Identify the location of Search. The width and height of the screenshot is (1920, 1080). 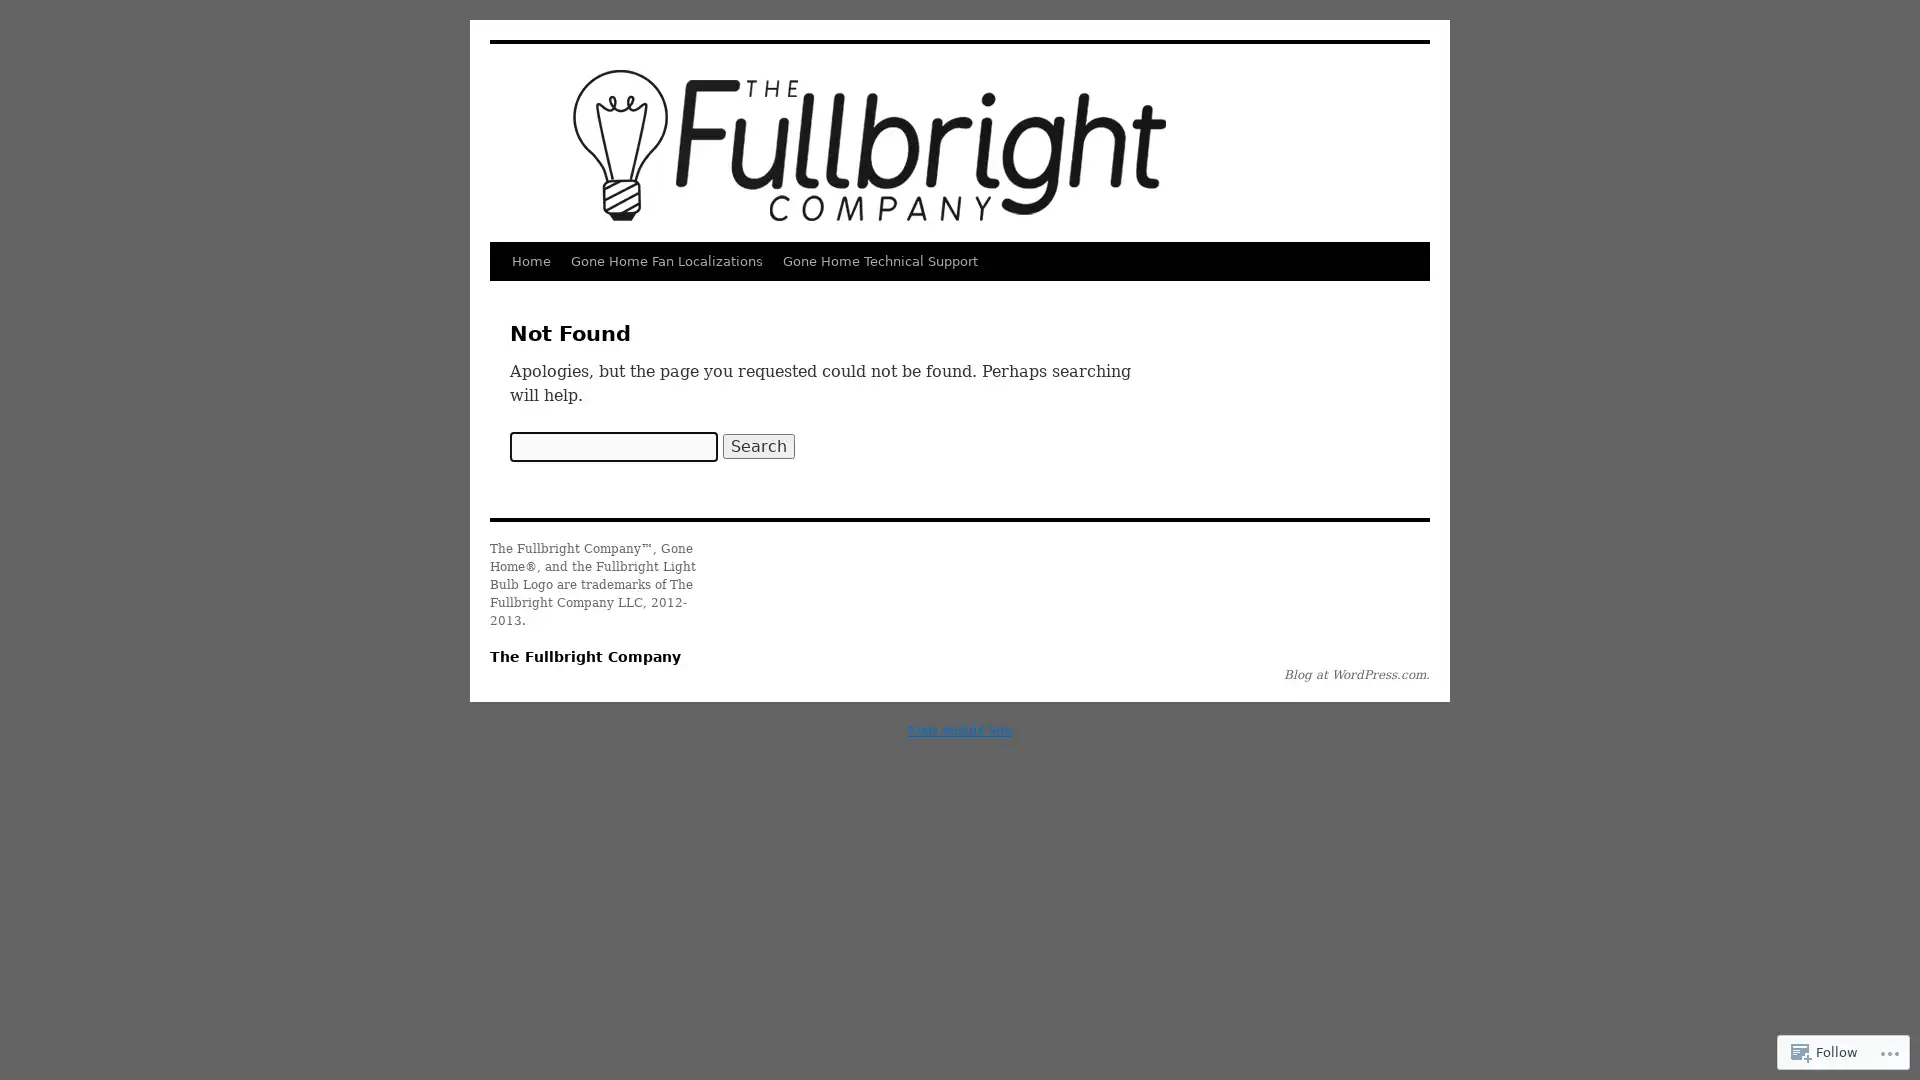
(757, 445).